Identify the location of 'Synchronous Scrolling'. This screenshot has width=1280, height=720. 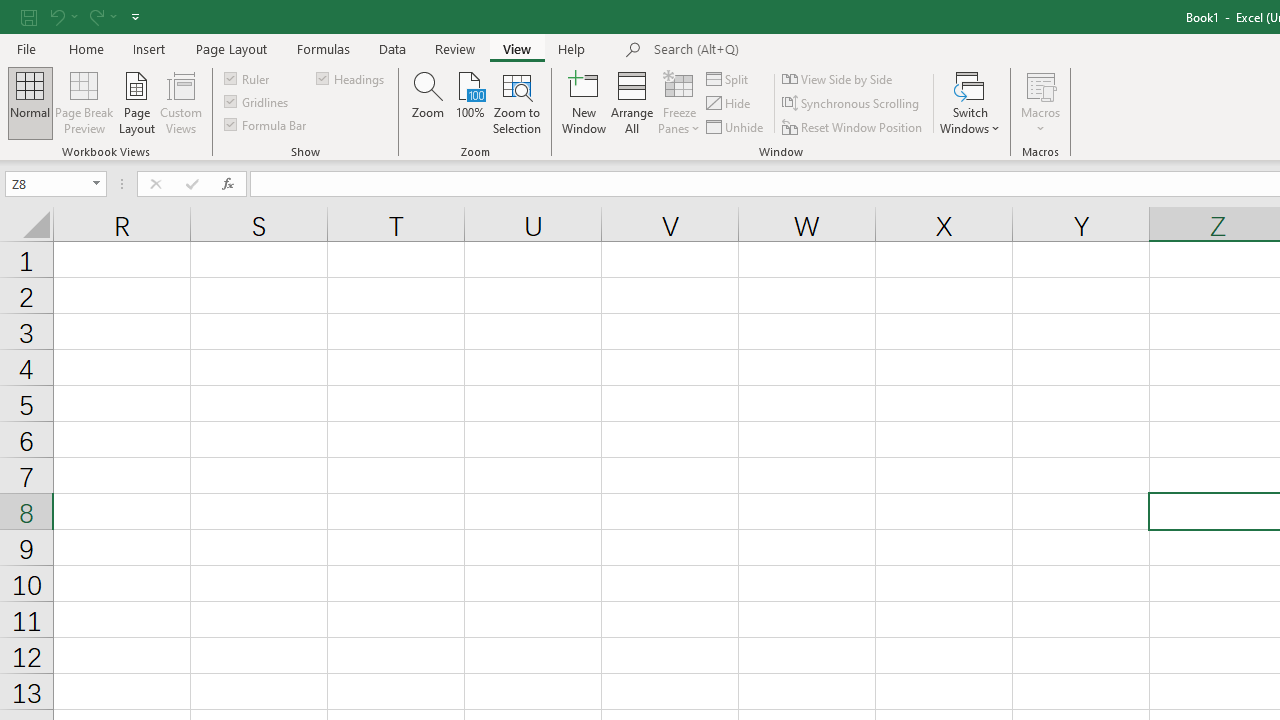
(852, 103).